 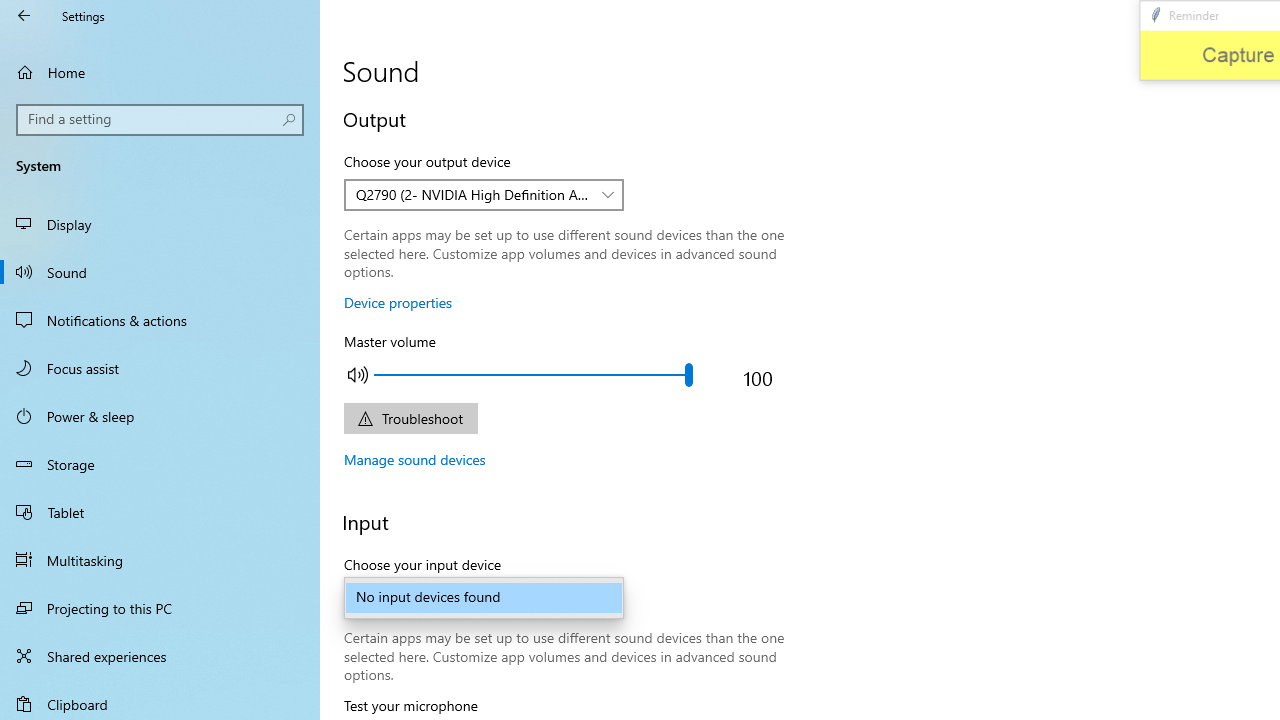 I want to click on 'Device properties', so click(x=398, y=302).